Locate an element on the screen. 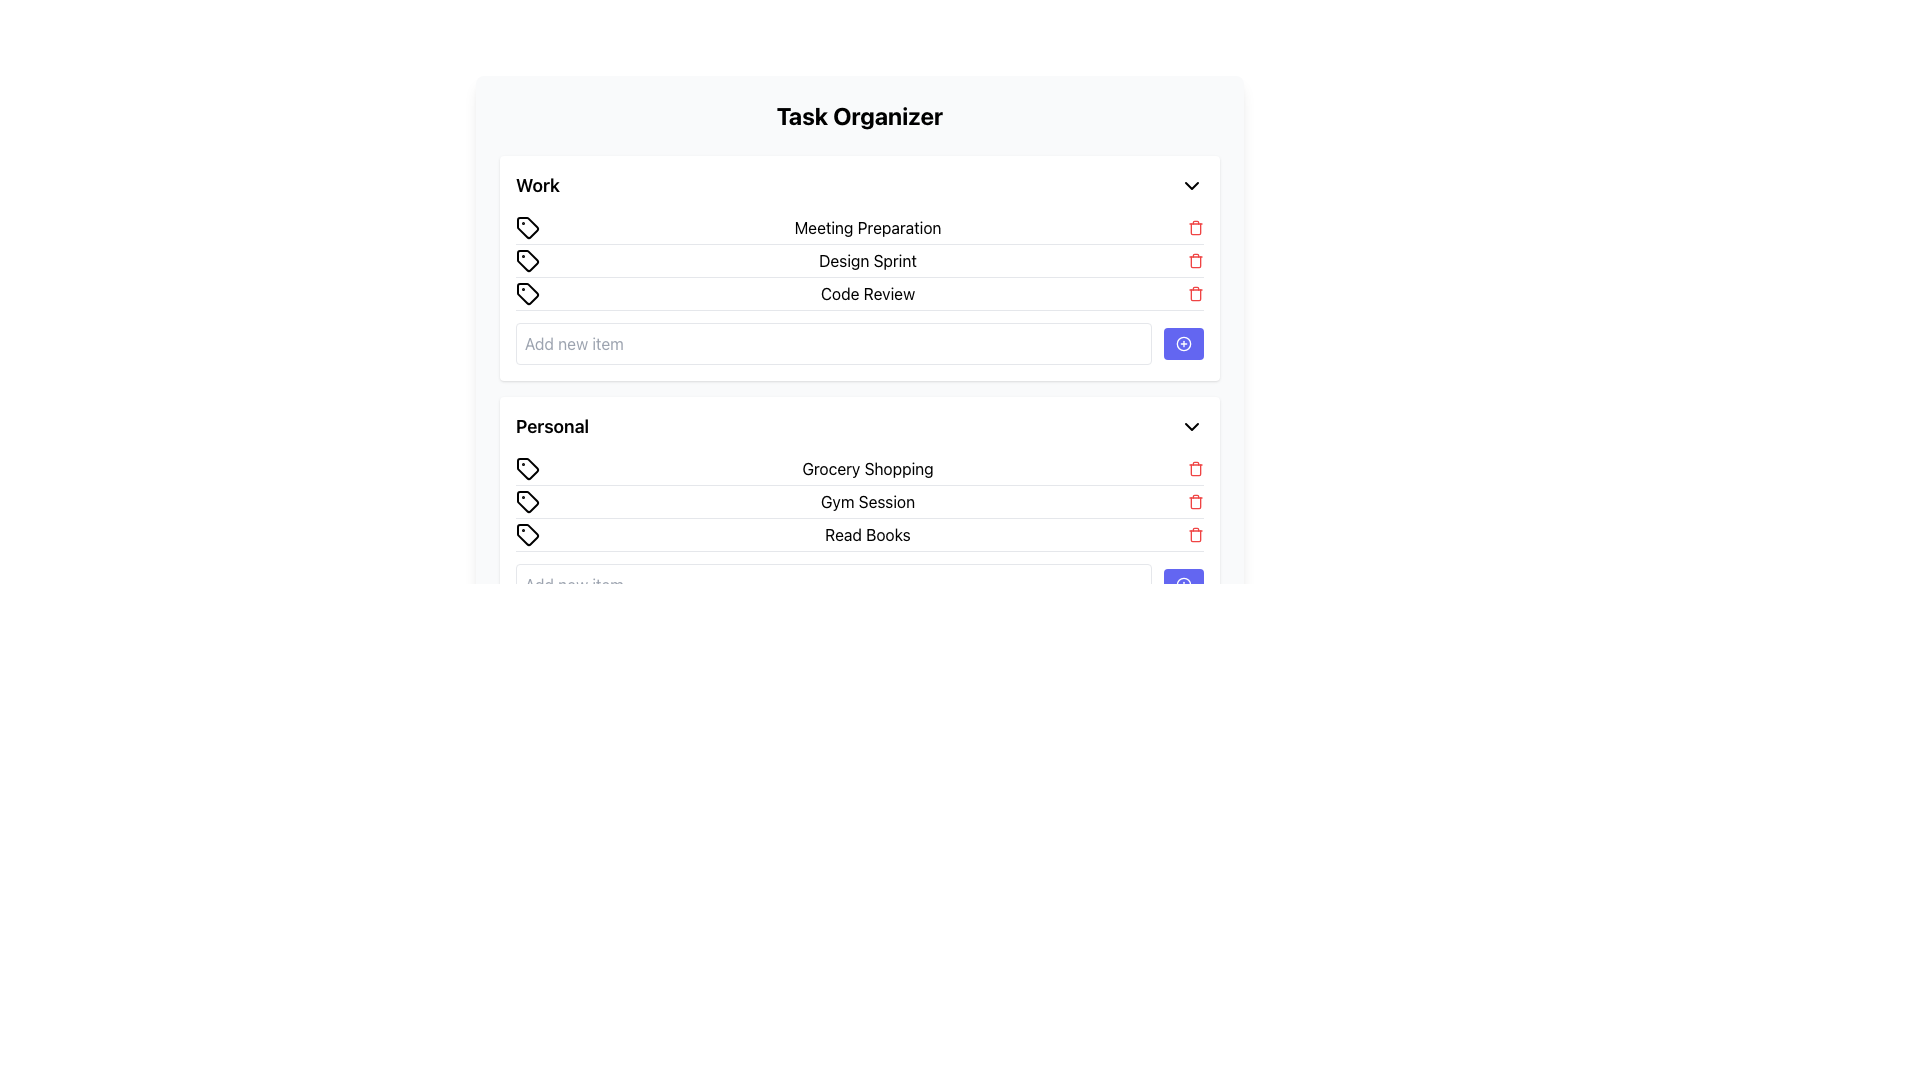  the Tag icon located in the 'Work' section of the 'Task Organizer' application, which is the first item in the row aligned with 'Meeting Preparation' is located at coordinates (528, 226).